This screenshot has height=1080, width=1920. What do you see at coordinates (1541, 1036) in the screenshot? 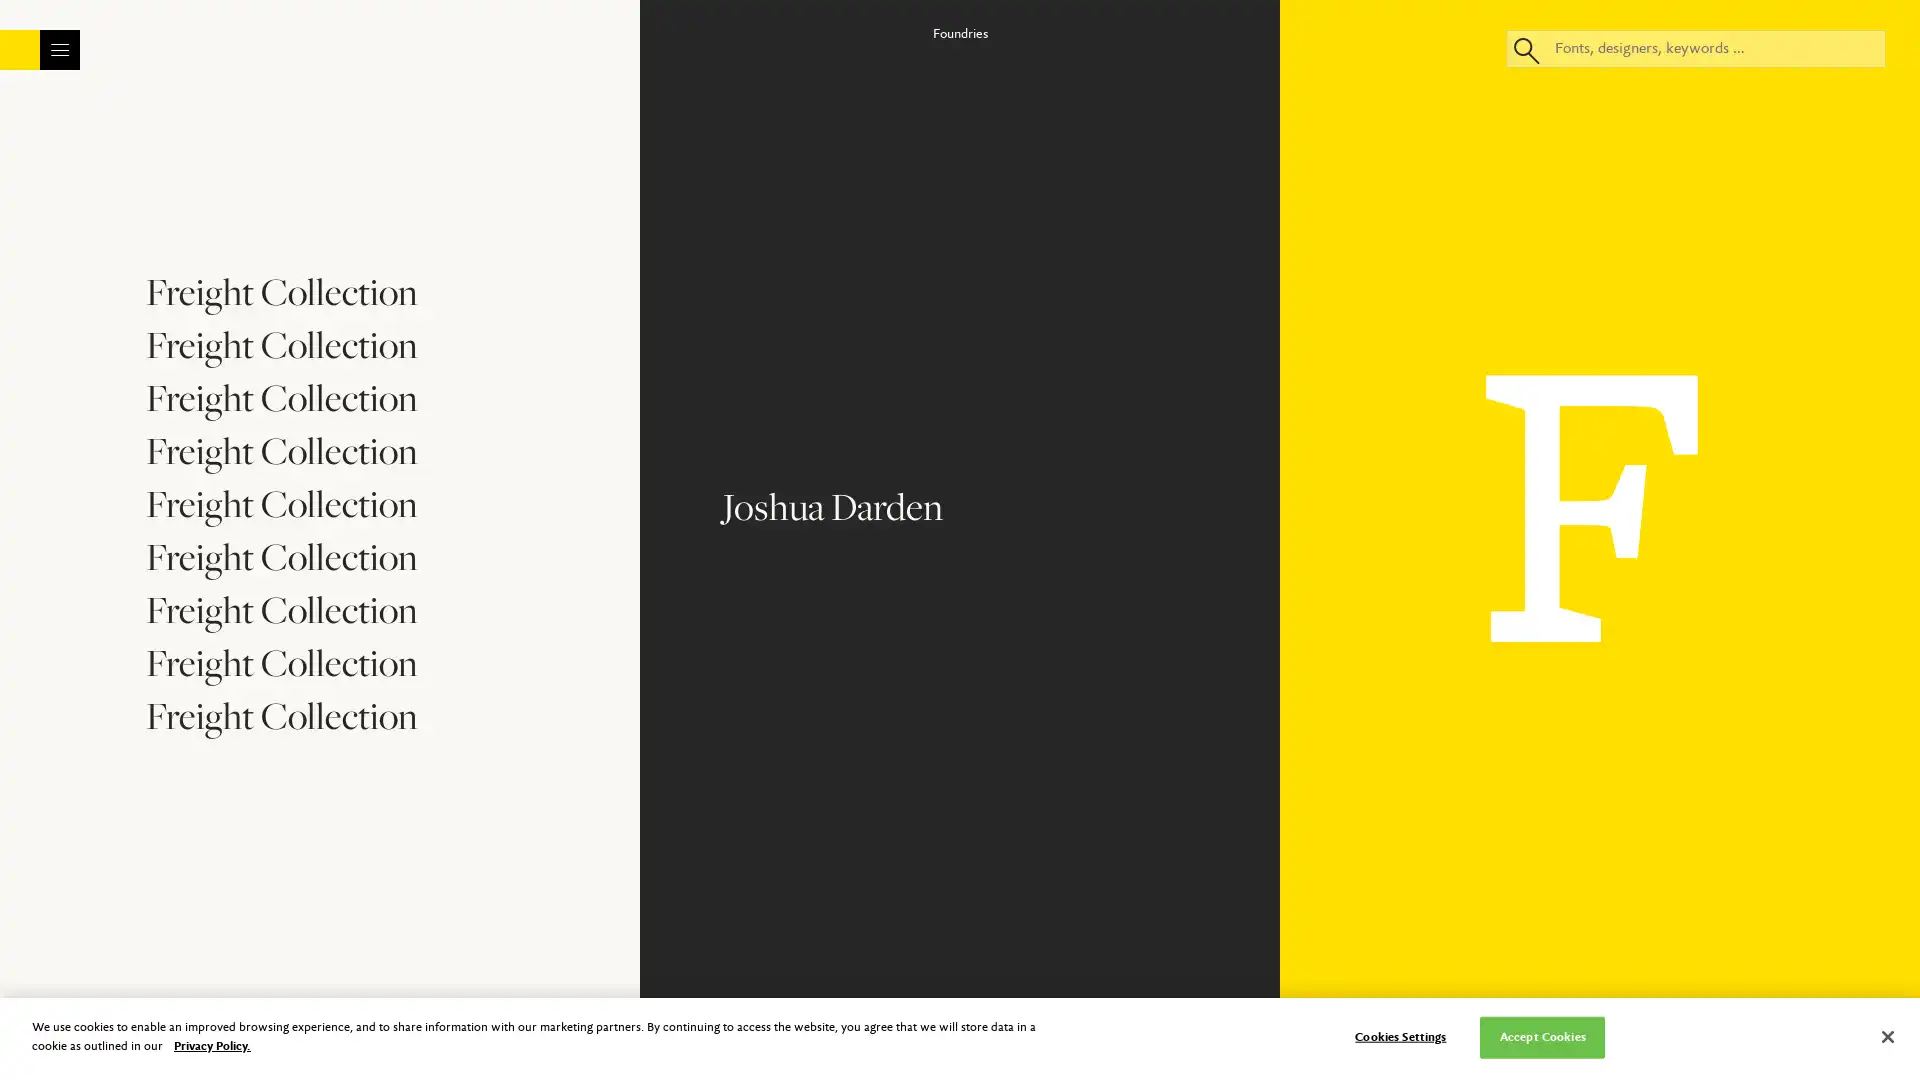
I see `Accept Cookies` at bounding box center [1541, 1036].